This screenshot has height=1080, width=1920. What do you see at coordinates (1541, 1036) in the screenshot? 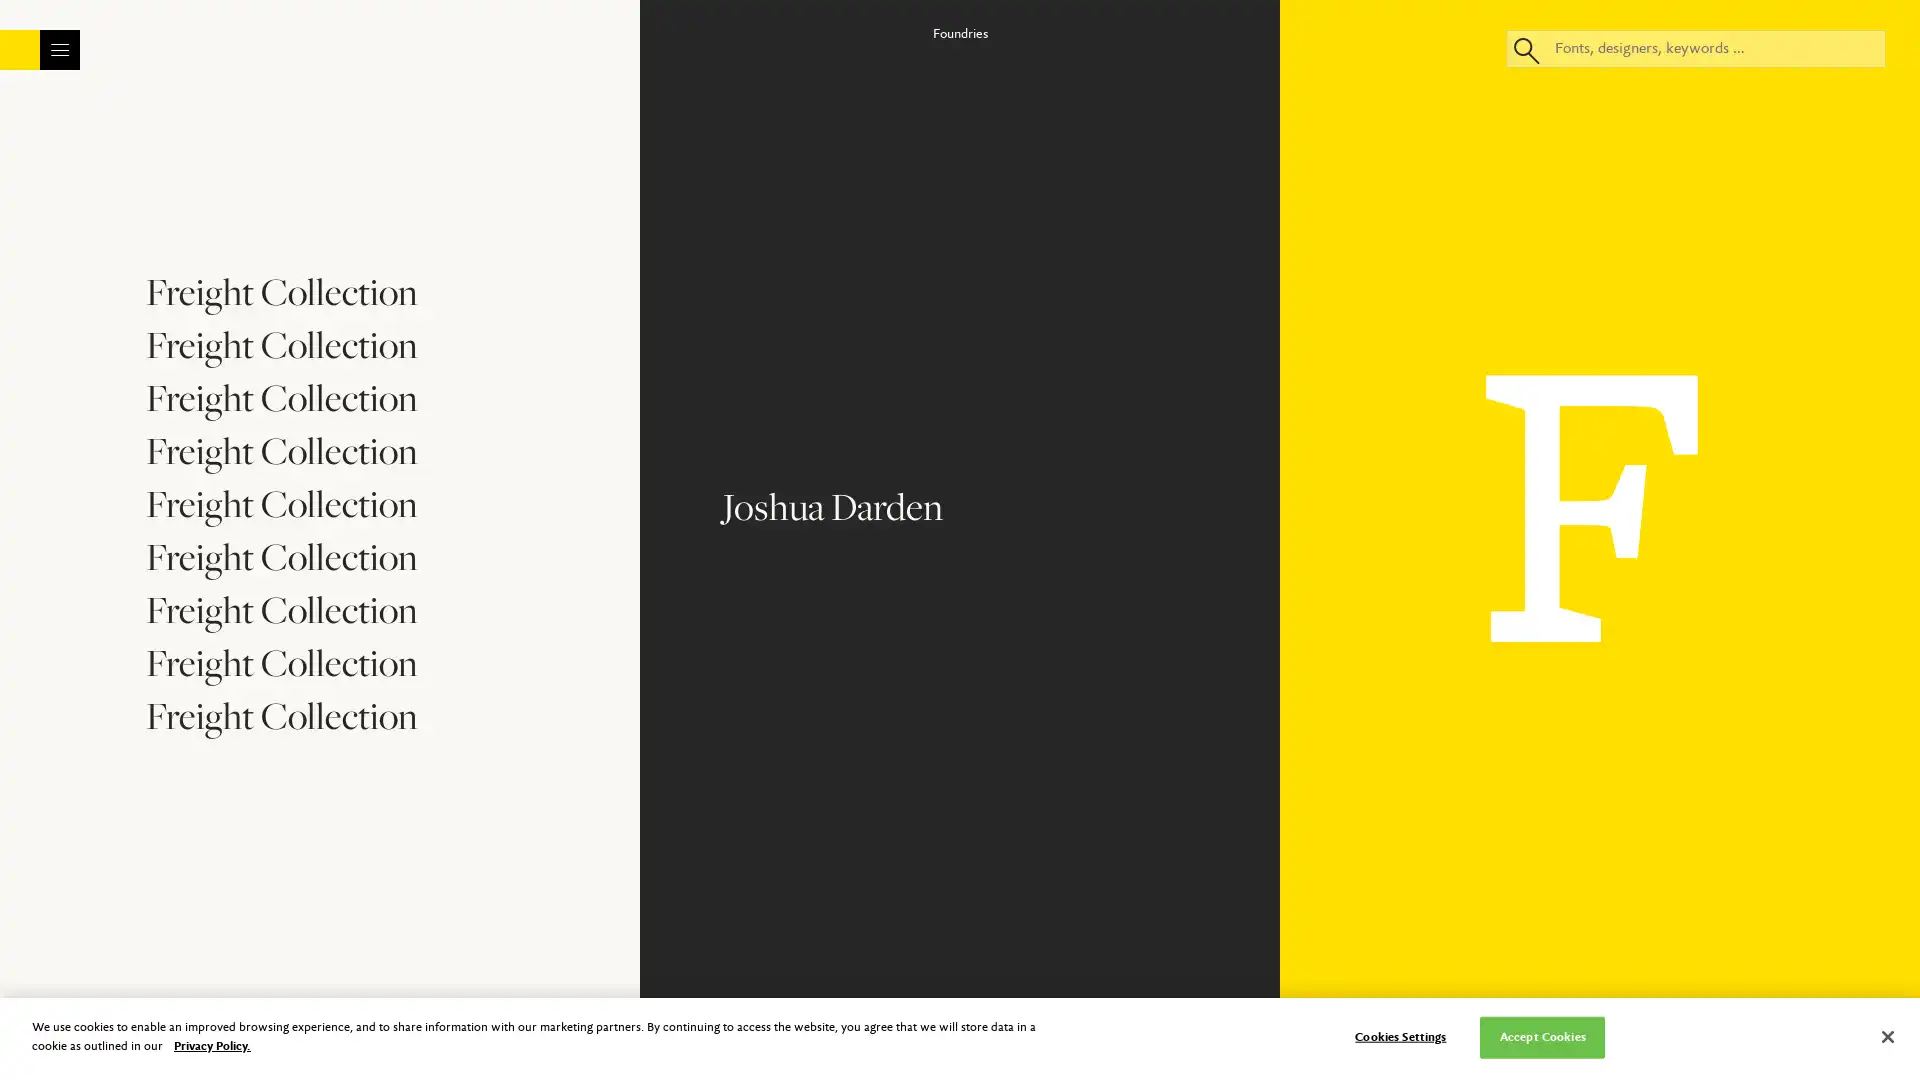
I see `Accept Cookies` at bounding box center [1541, 1036].